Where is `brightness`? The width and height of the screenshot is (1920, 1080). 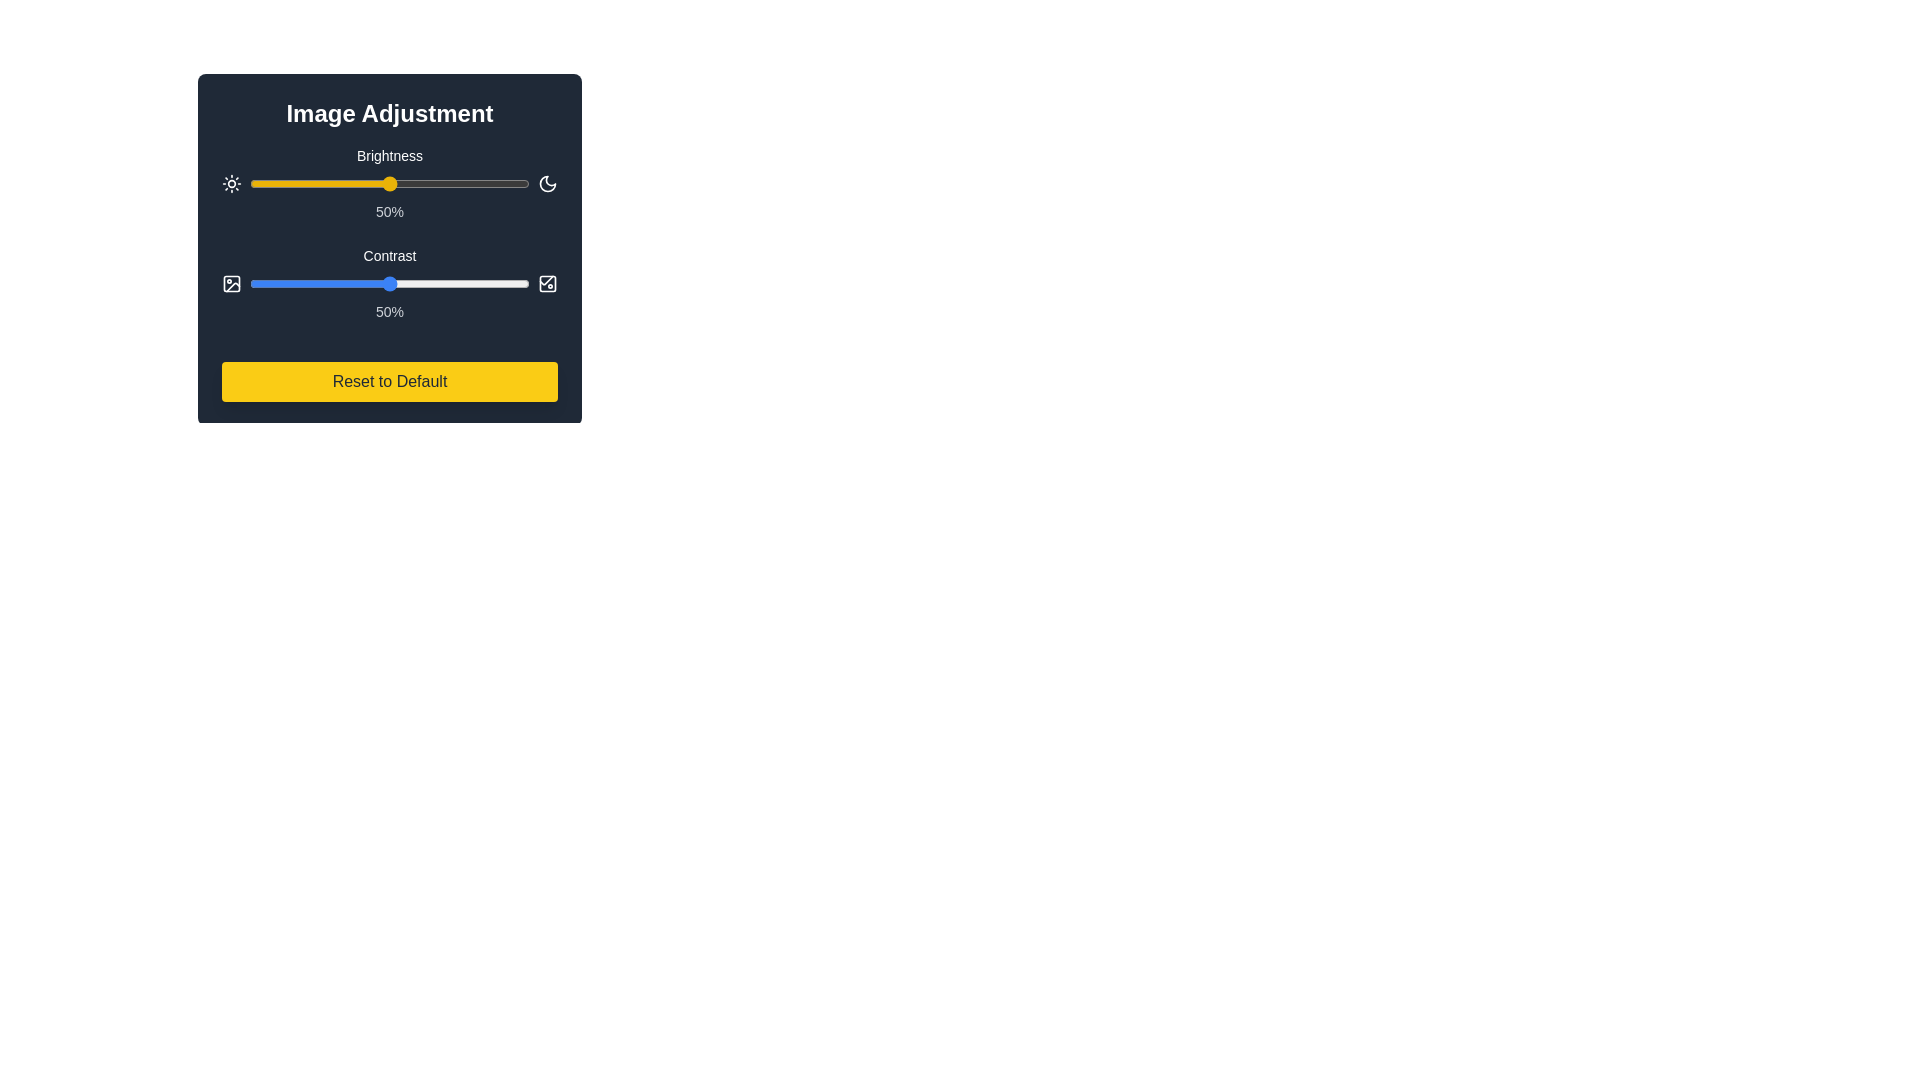 brightness is located at coordinates (305, 184).